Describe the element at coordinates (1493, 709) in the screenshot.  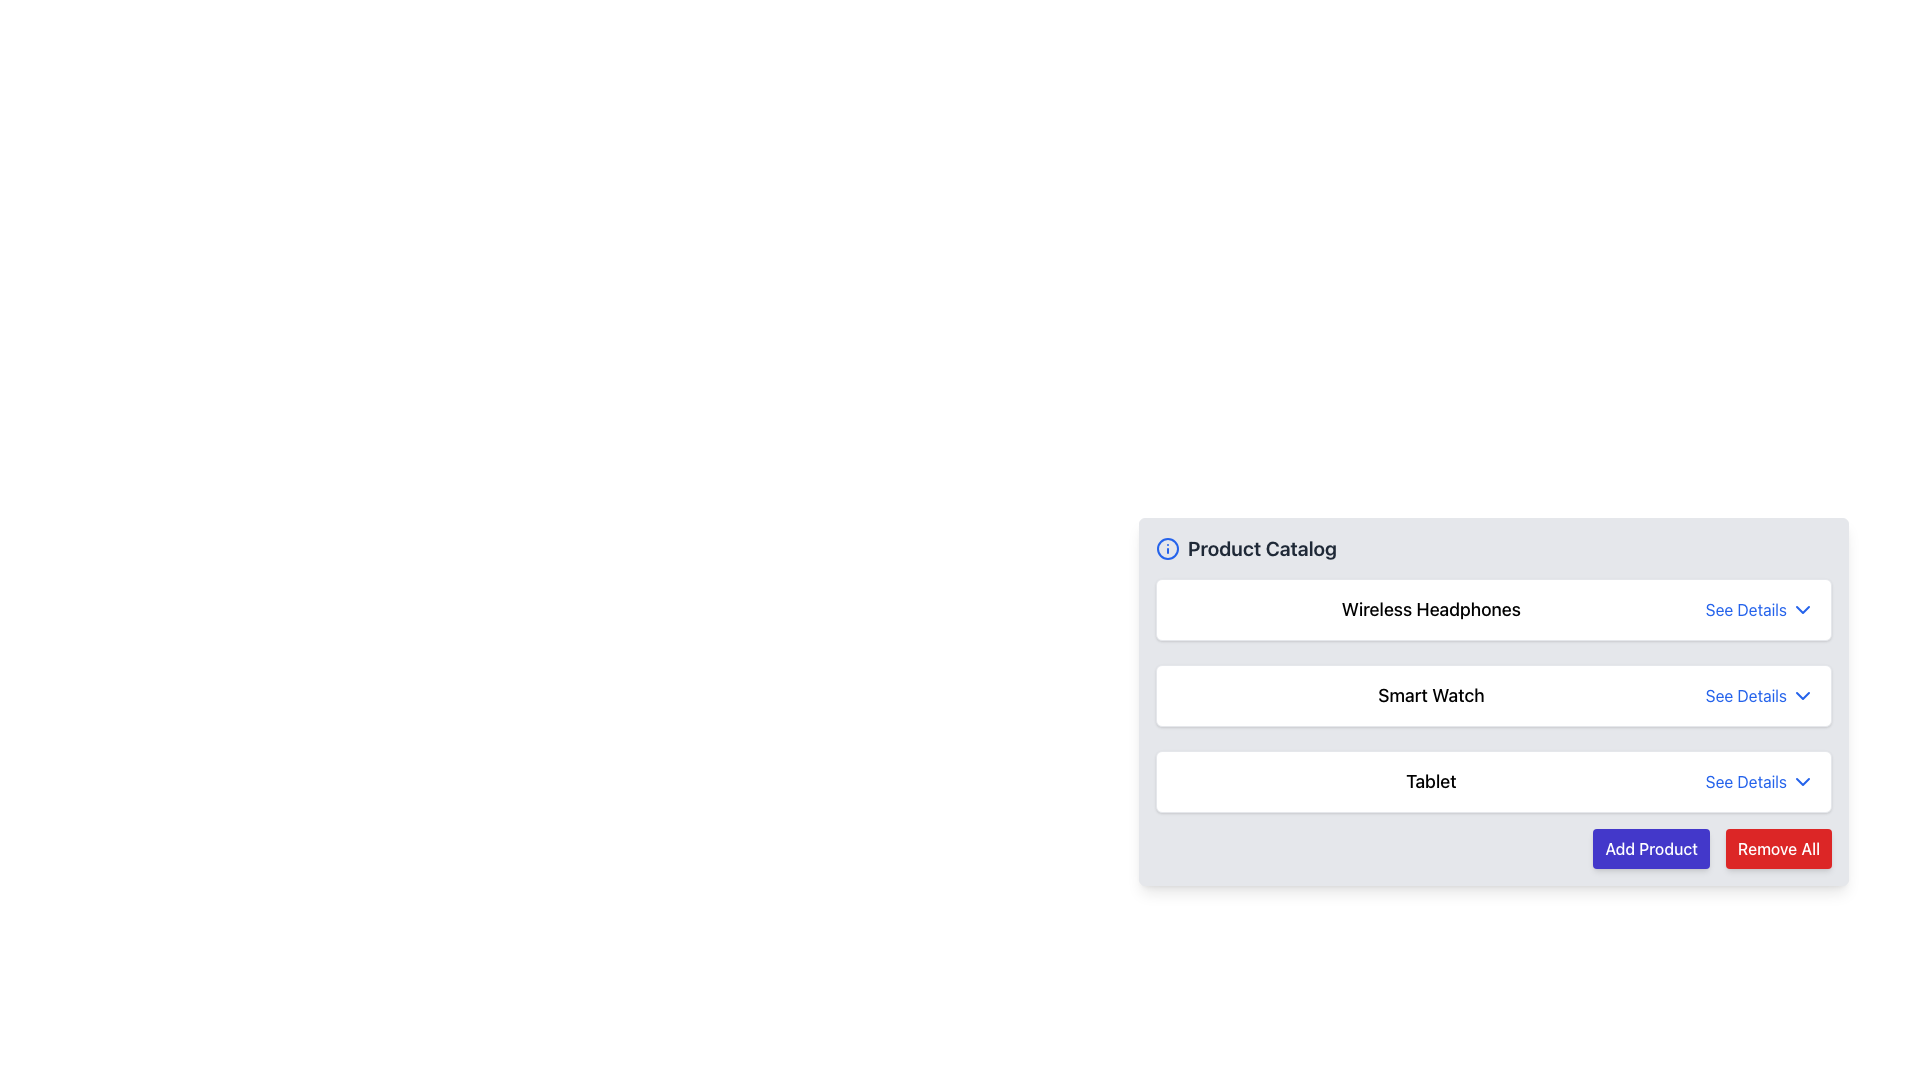
I see `the 'Smart Watch' product card in the product catalog` at that location.